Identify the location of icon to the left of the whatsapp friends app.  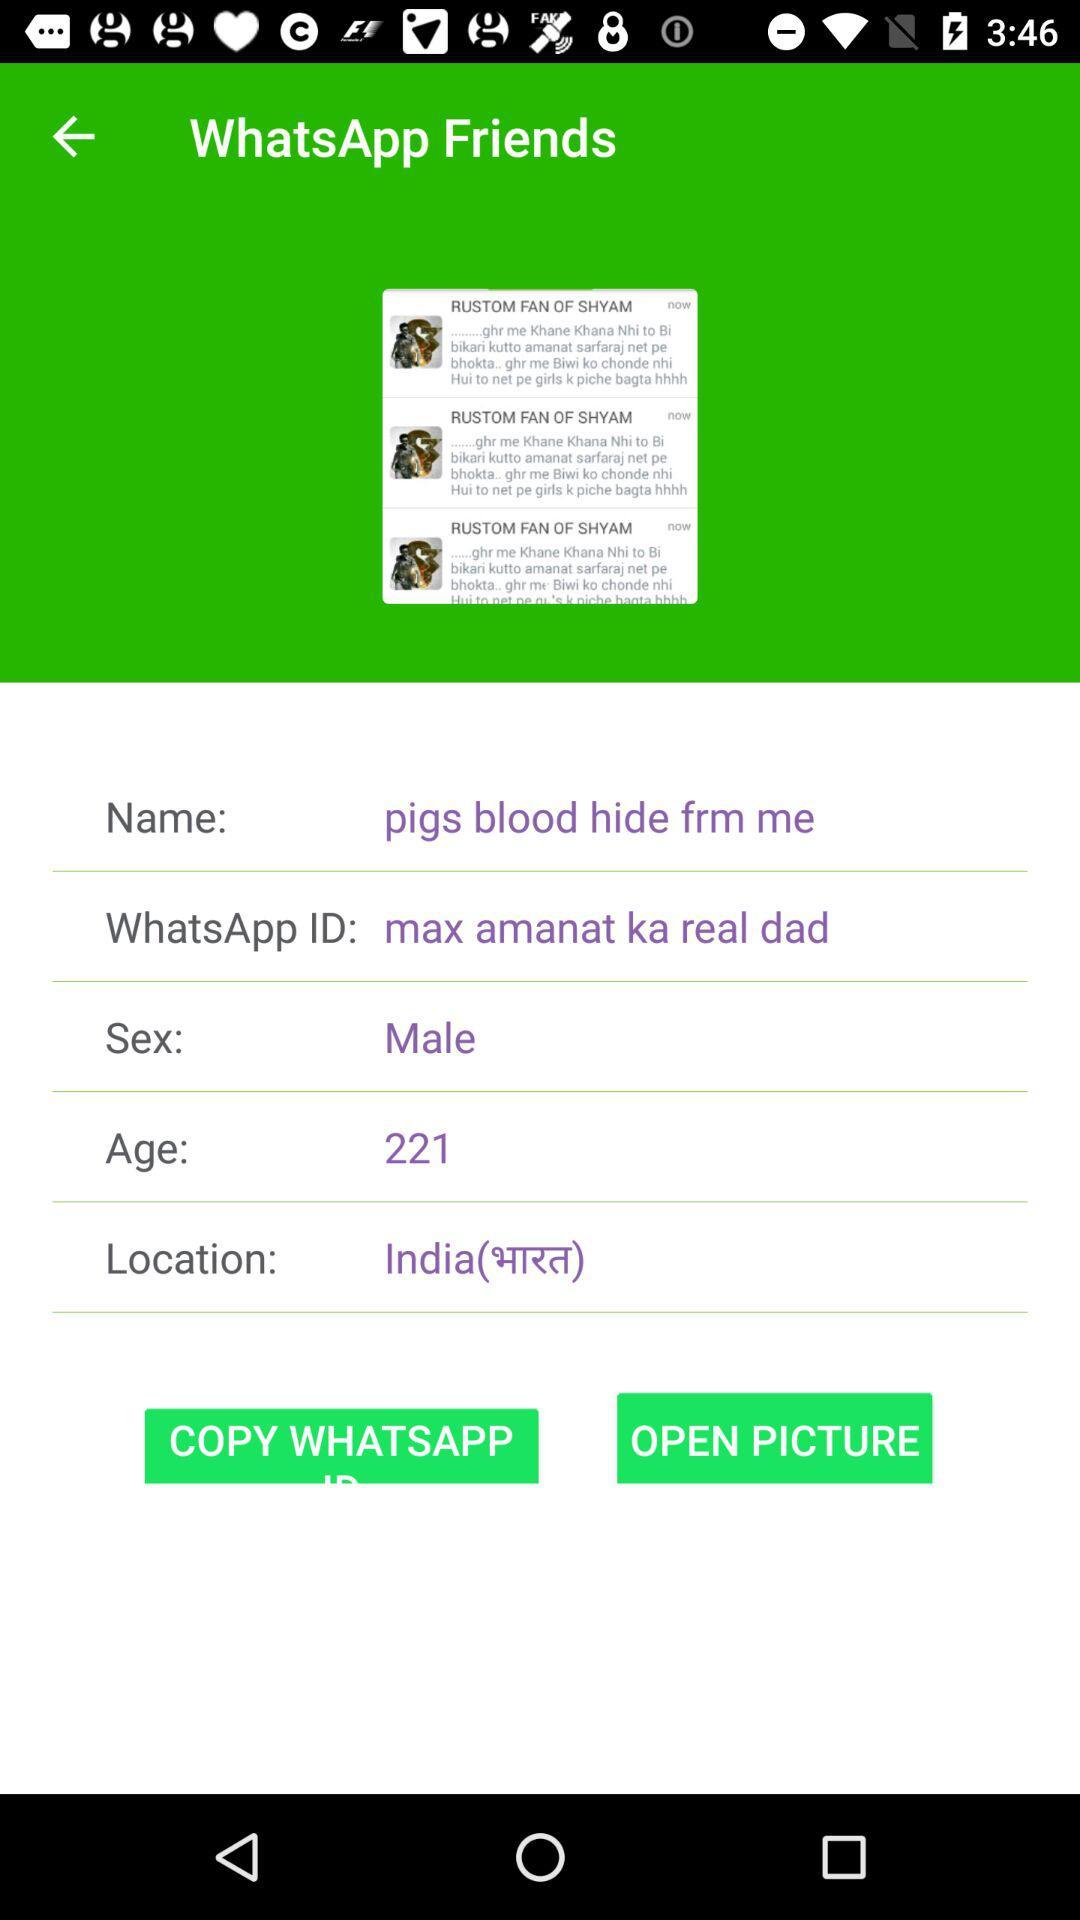
(72, 135).